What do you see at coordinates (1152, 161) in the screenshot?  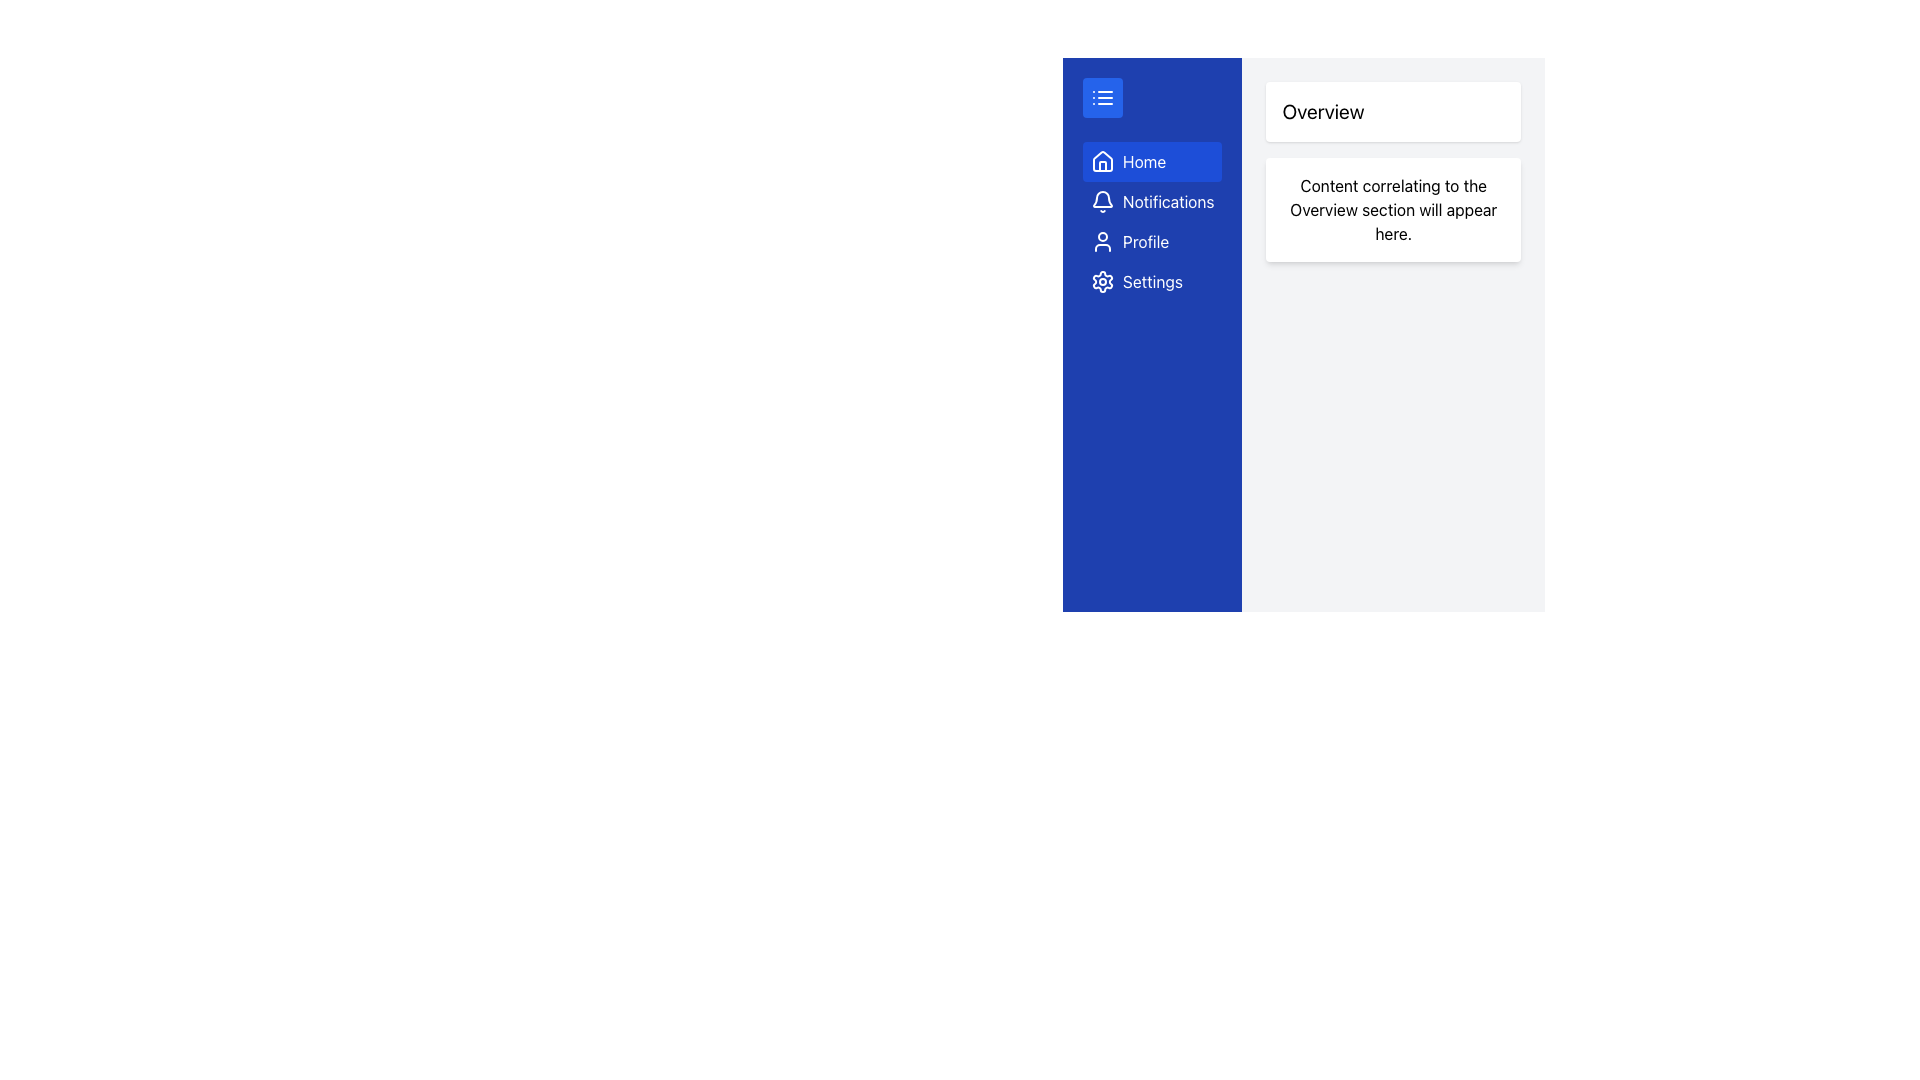 I see `the 'Home' button located in the blue sidebar, which is the first button in a vertical stack of navigation options` at bounding box center [1152, 161].